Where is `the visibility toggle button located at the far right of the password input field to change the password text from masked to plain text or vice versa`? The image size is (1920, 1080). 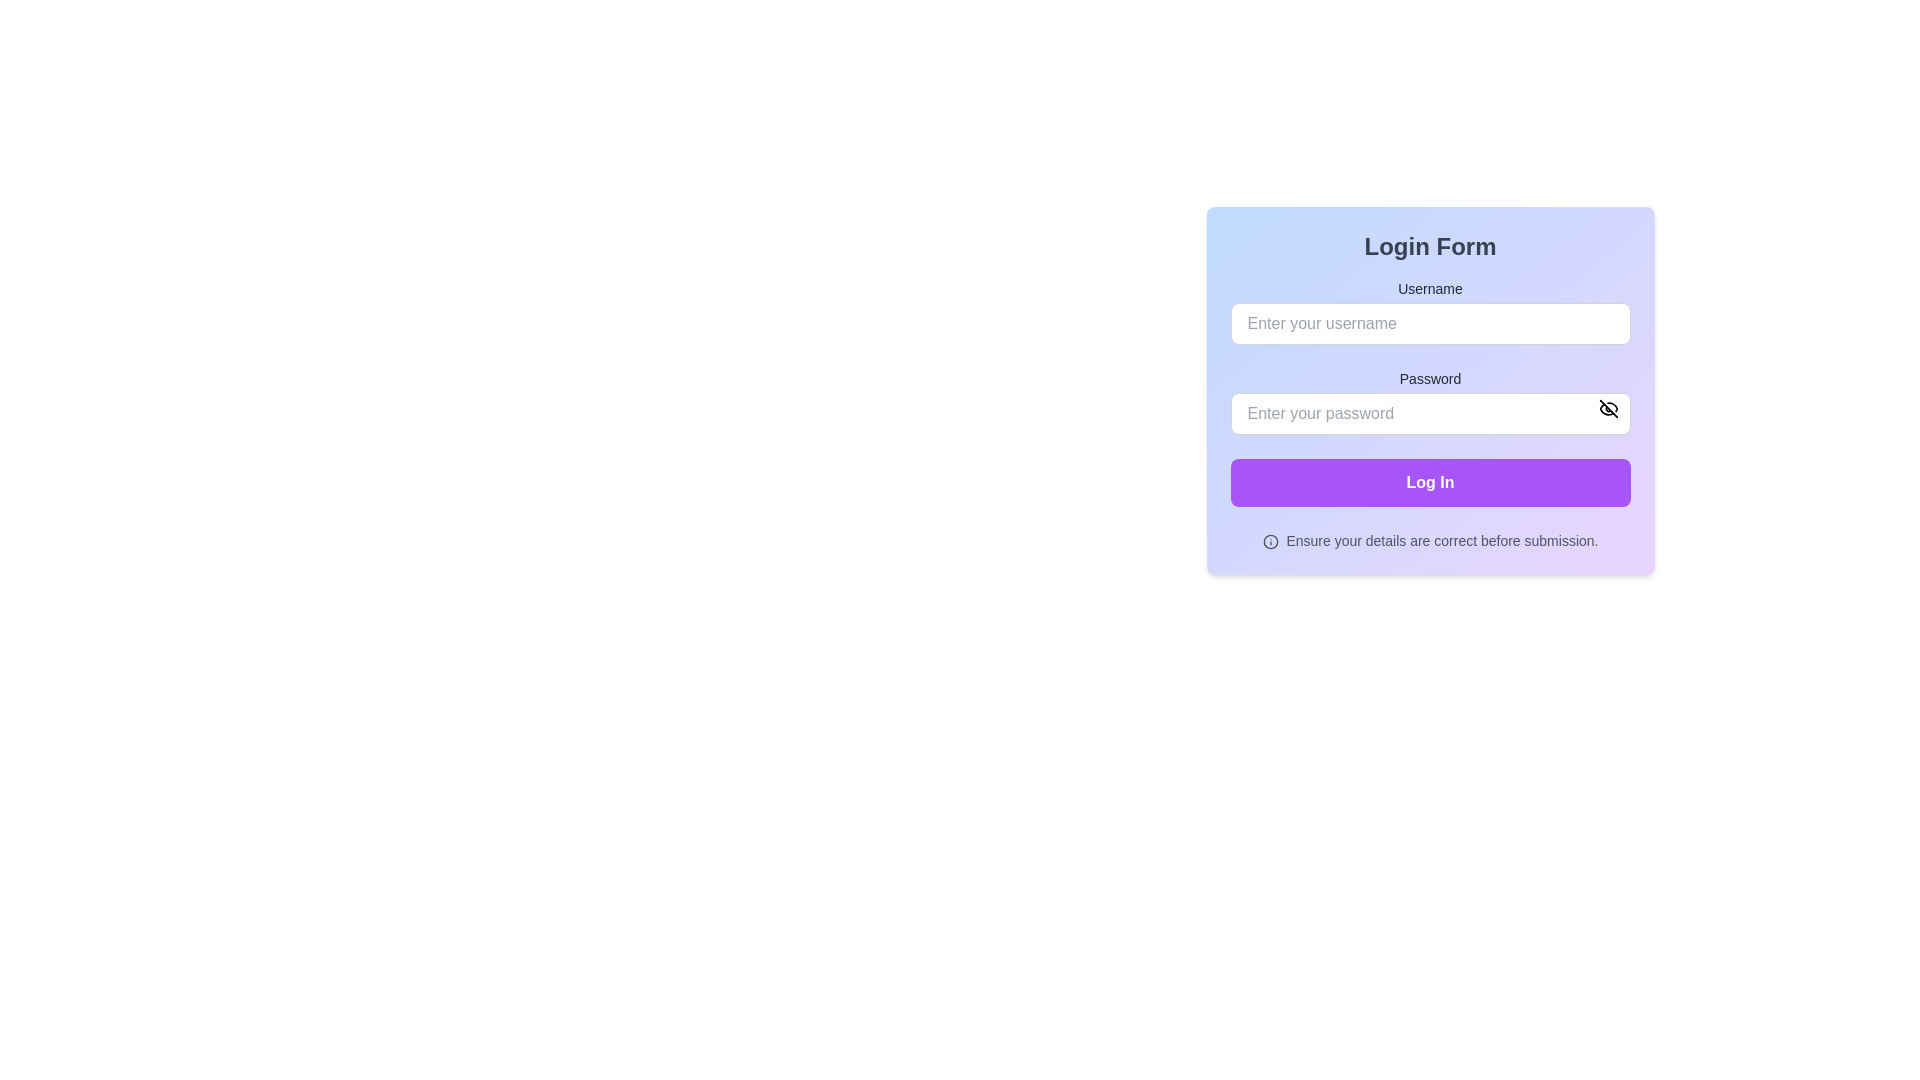 the visibility toggle button located at the far right of the password input field to change the password text from masked to plain text or vice versa is located at coordinates (1608, 407).